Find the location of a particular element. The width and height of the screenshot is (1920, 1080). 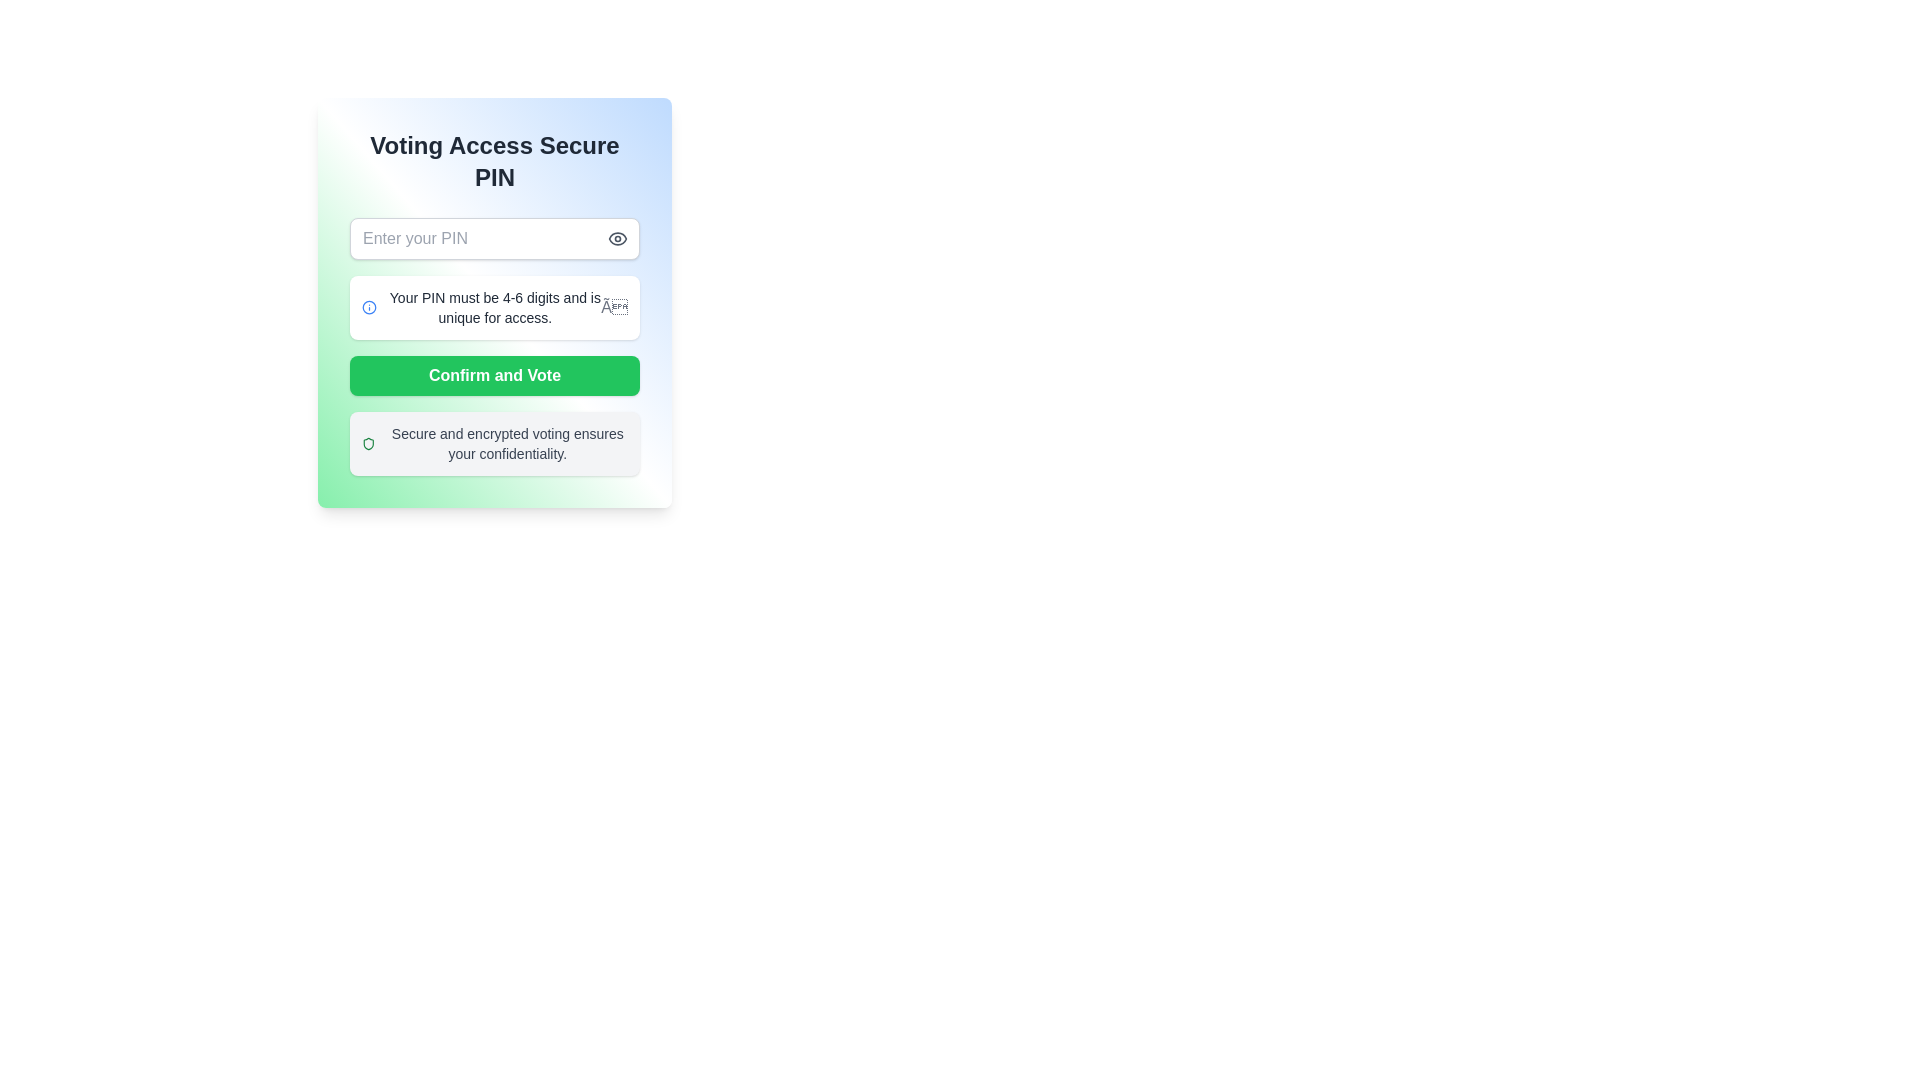

the green confirmation button located in the middle section of the card layout to confirm and submit the vote is located at coordinates (494, 375).